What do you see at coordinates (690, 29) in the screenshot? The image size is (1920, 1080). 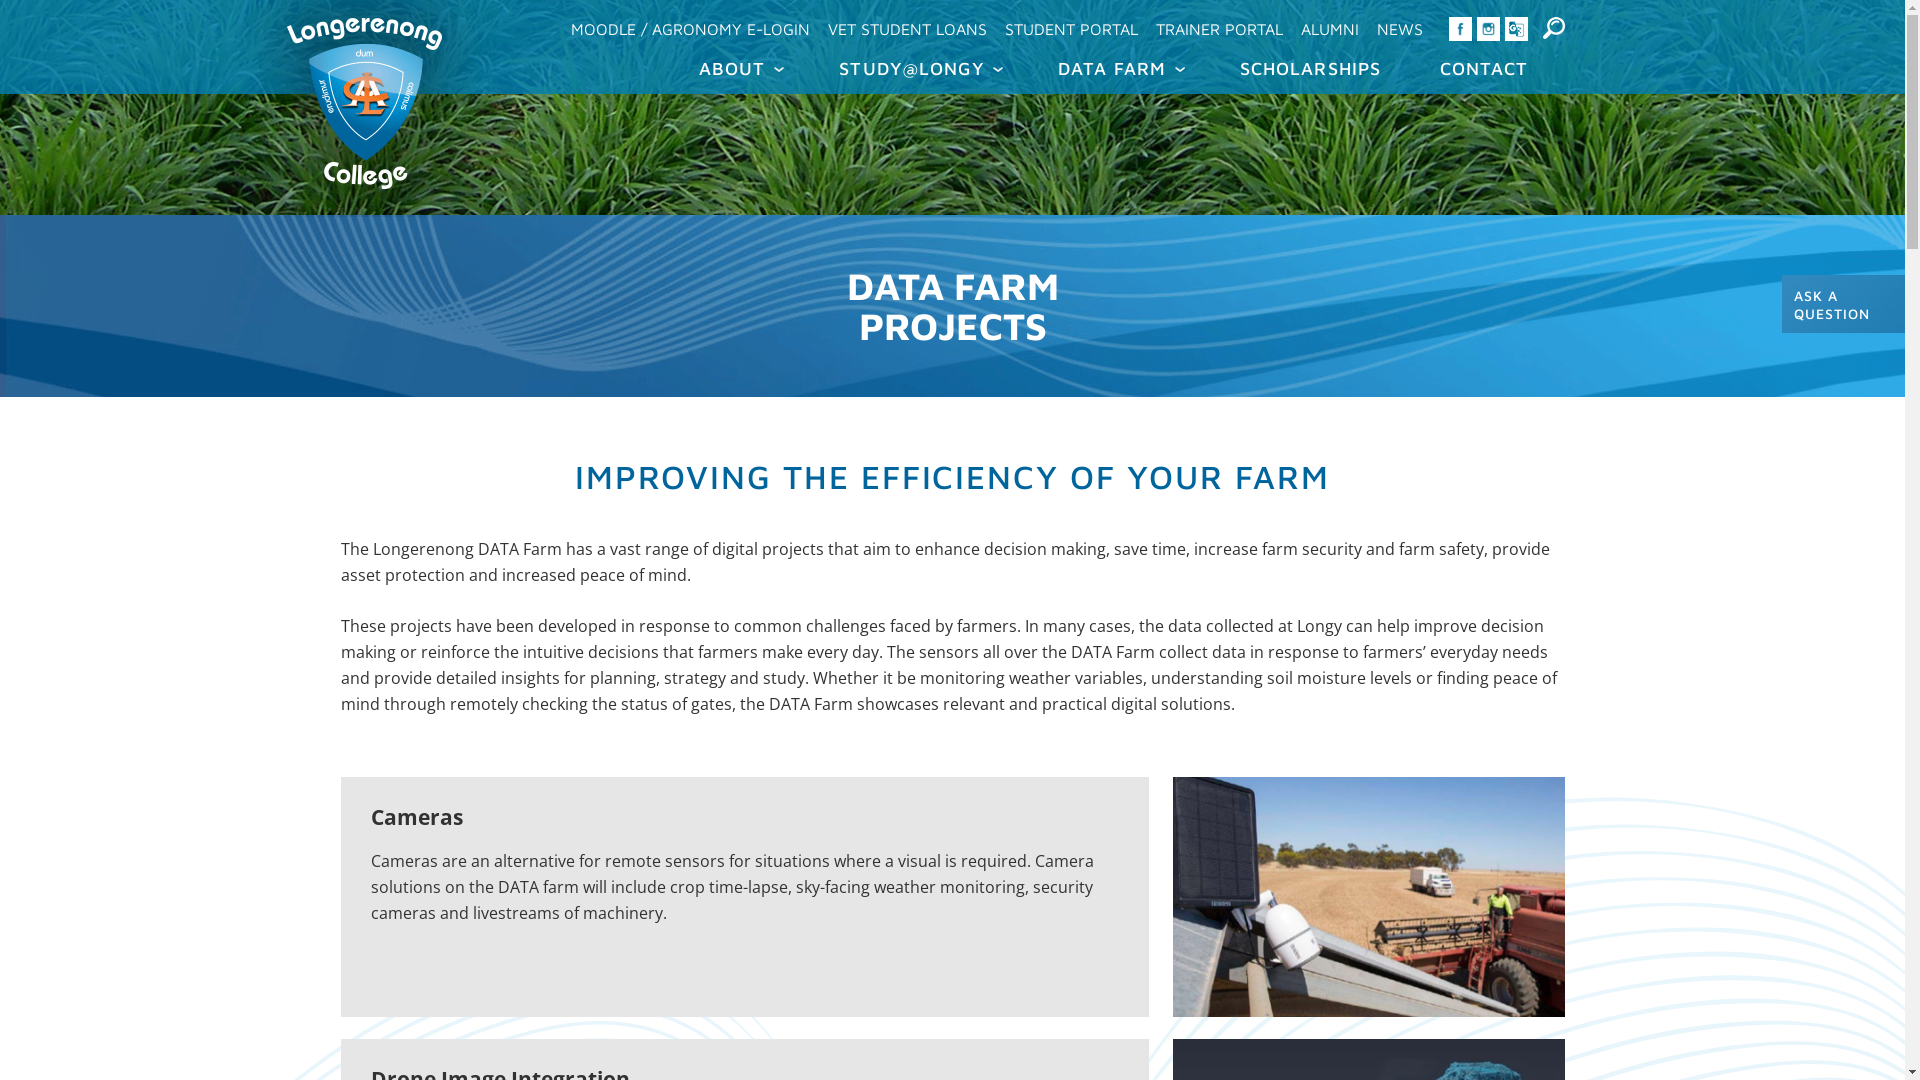 I see `'MOODLE / AGRONOMY E-LOGIN'` at bounding box center [690, 29].